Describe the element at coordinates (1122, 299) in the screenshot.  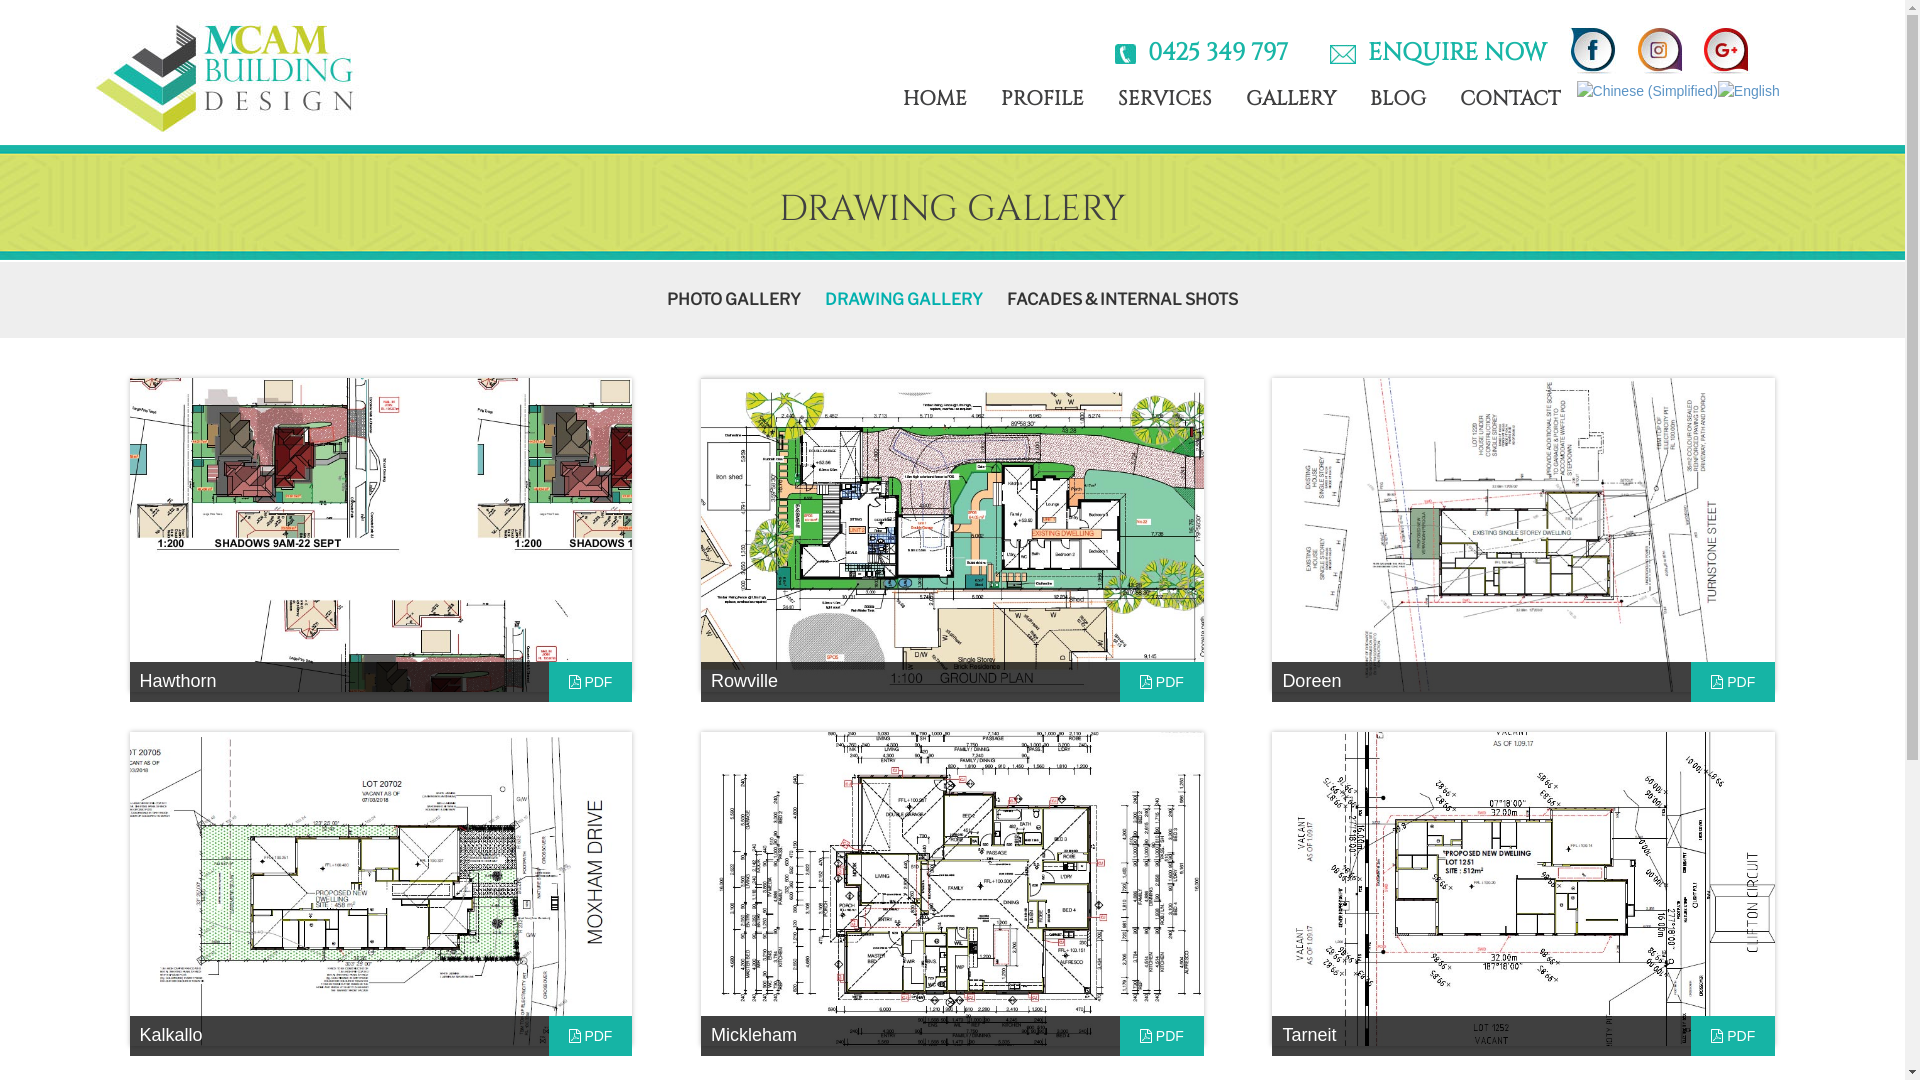
I see `'FACADES & INTERNAL SHOTS'` at that location.